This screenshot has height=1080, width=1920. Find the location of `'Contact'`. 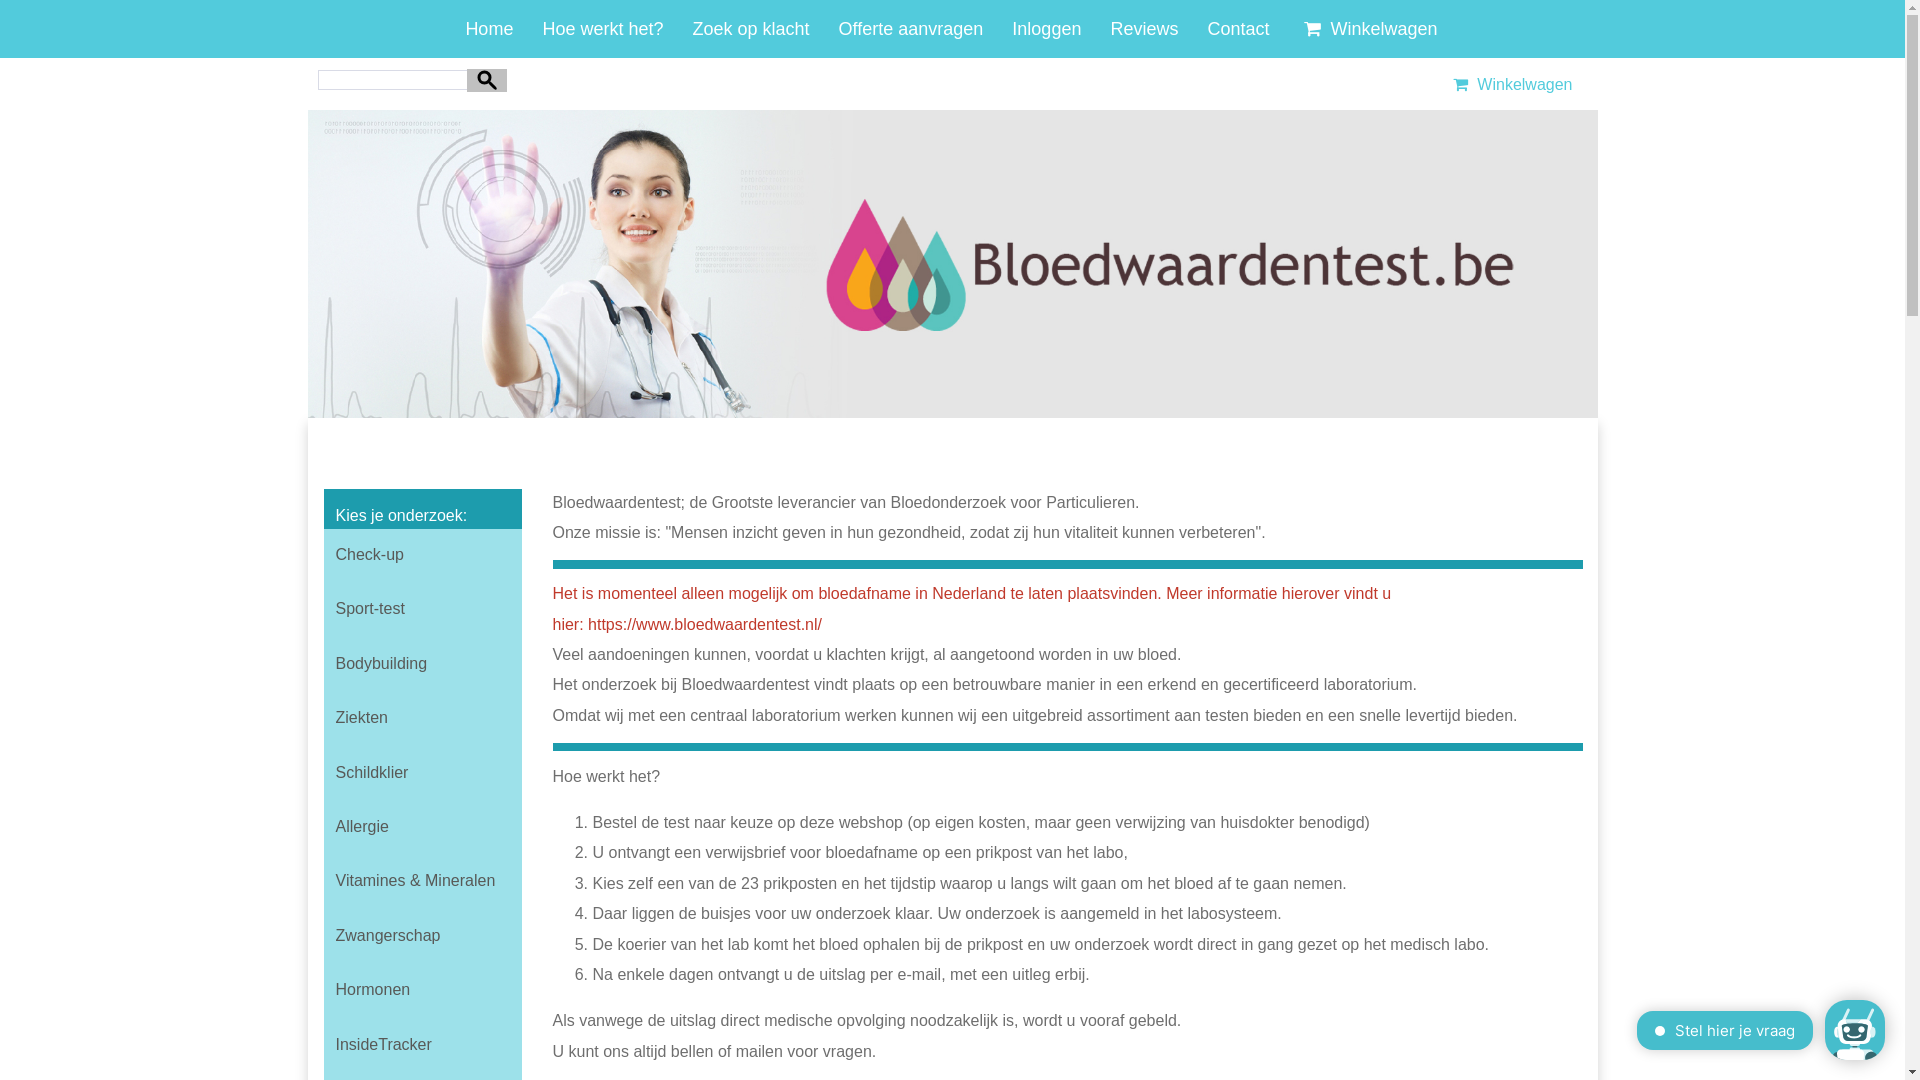

'Contact' is located at coordinates (1237, 29).